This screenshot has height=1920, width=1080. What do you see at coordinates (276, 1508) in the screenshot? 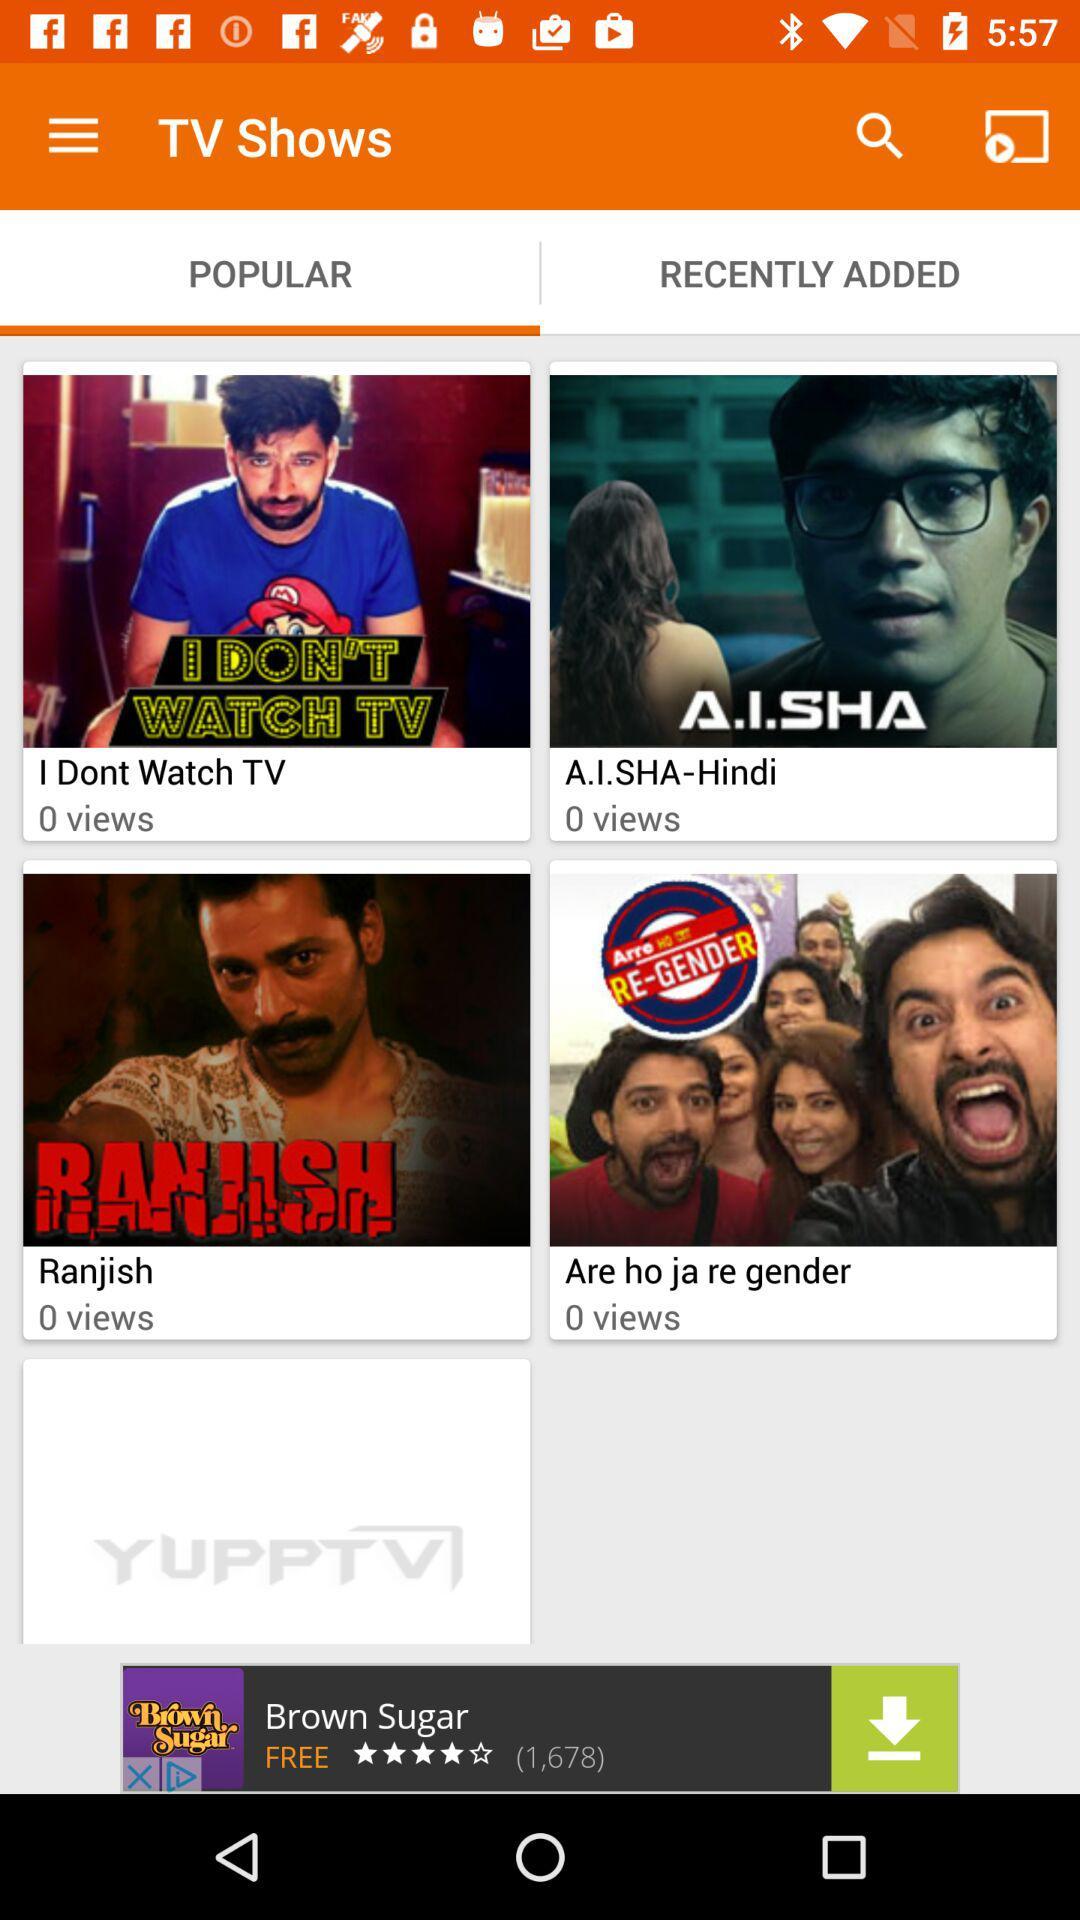
I see `the image in which it says yupptv` at bounding box center [276, 1508].